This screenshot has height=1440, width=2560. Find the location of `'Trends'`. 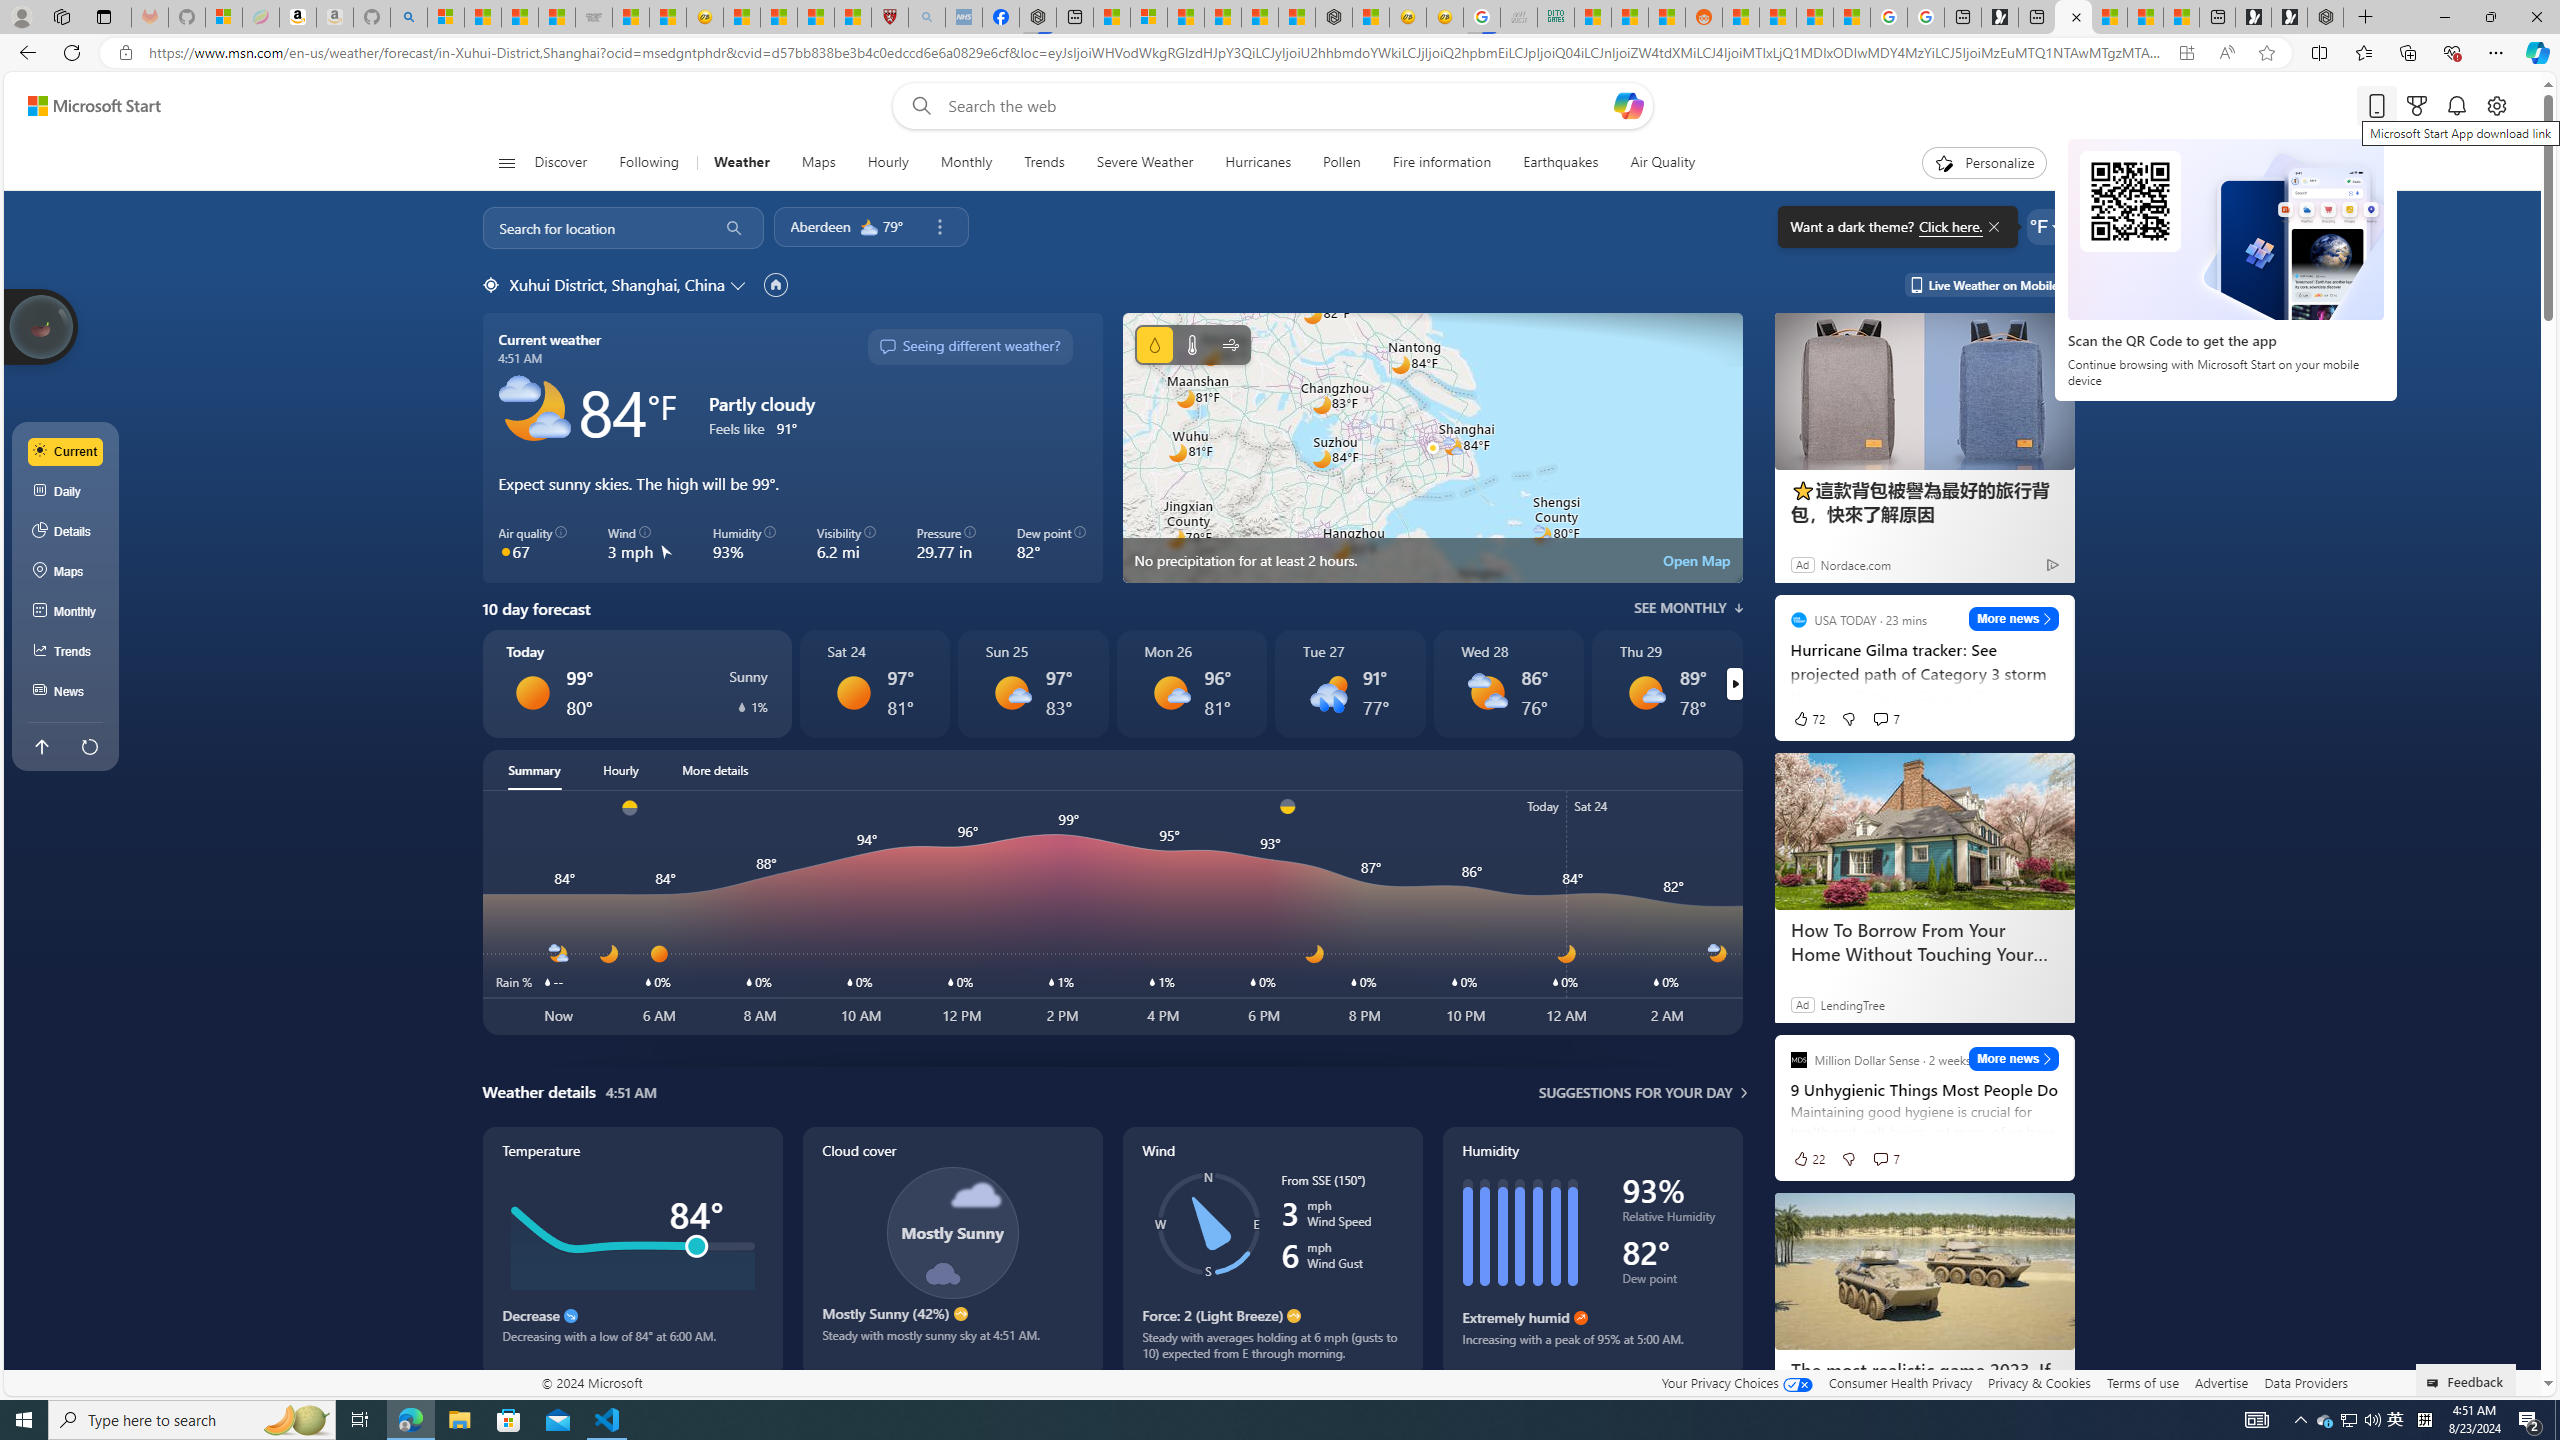

'Trends' is located at coordinates (1043, 162).